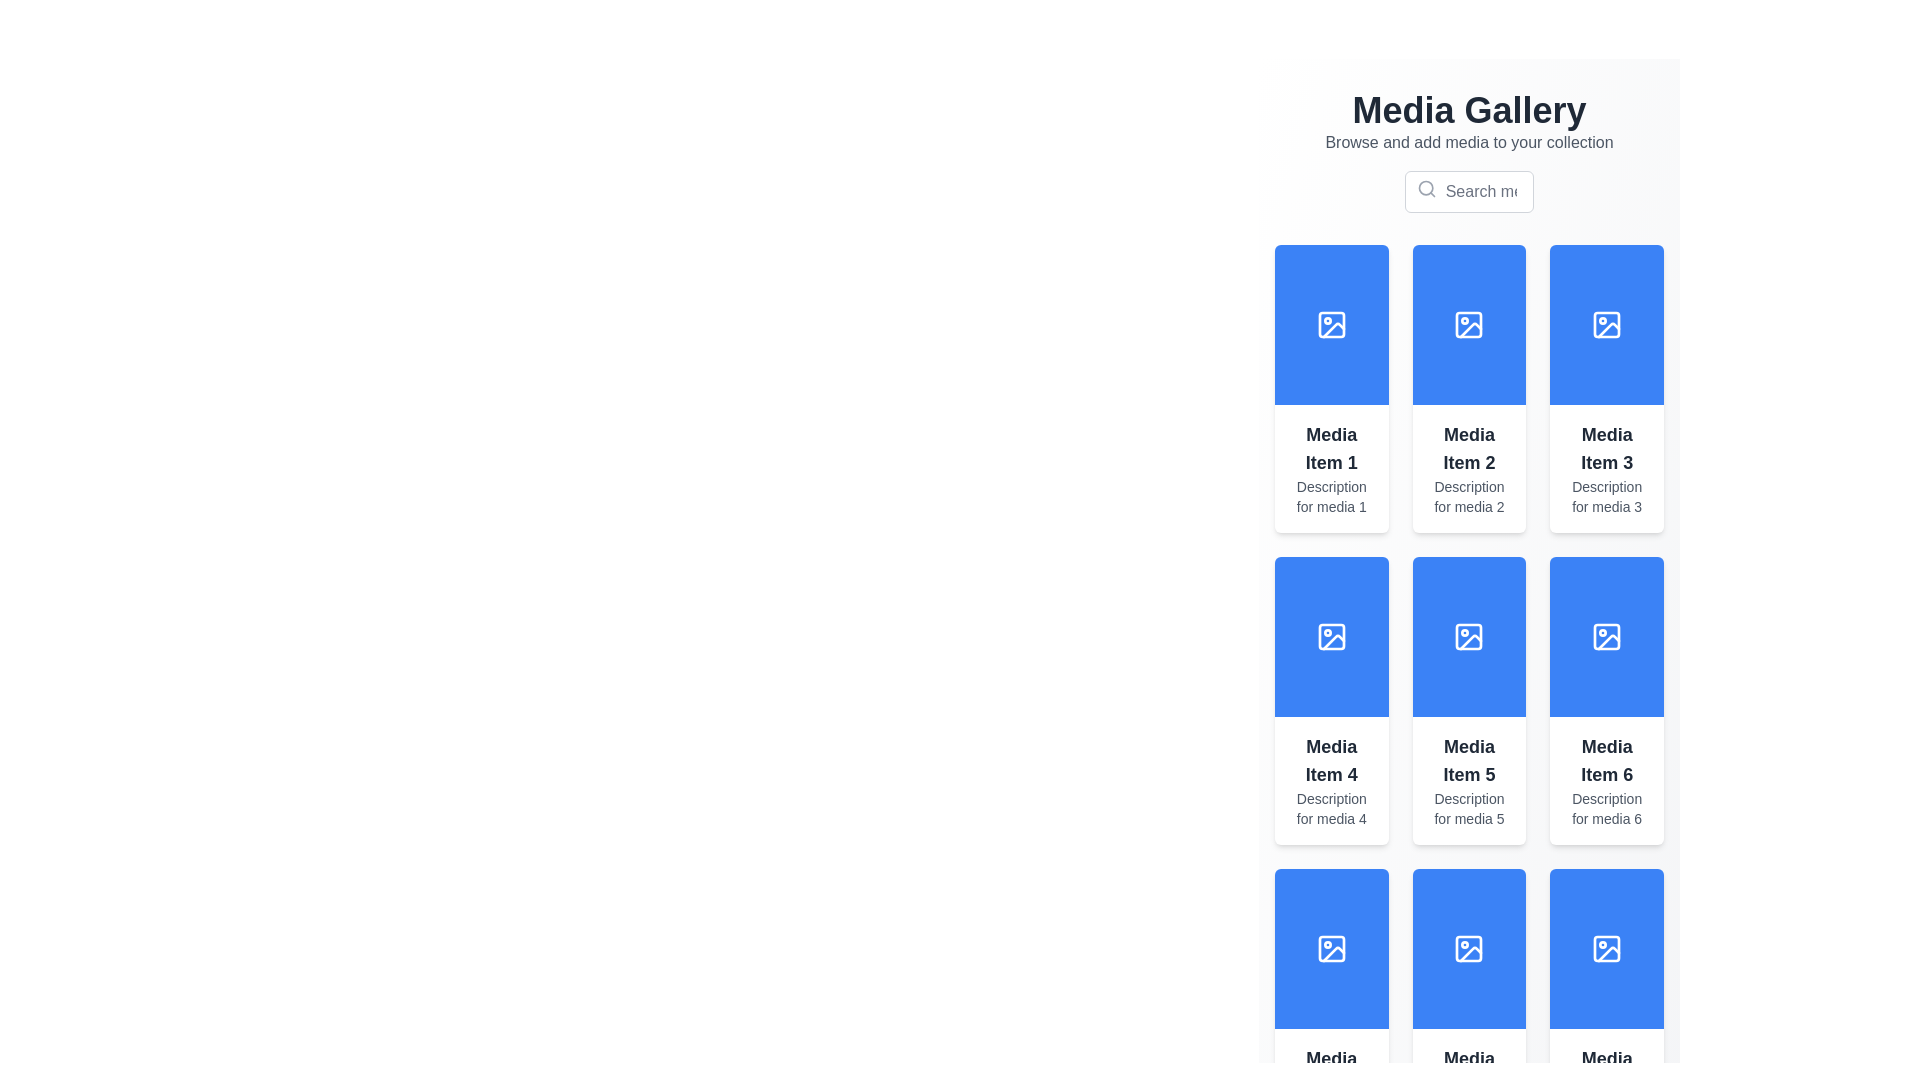 The image size is (1920, 1080). What do you see at coordinates (1469, 192) in the screenshot?
I see `the magnifying glass icon located in the search bar just below the 'Media Gallery' heading to initiate a search action` at bounding box center [1469, 192].